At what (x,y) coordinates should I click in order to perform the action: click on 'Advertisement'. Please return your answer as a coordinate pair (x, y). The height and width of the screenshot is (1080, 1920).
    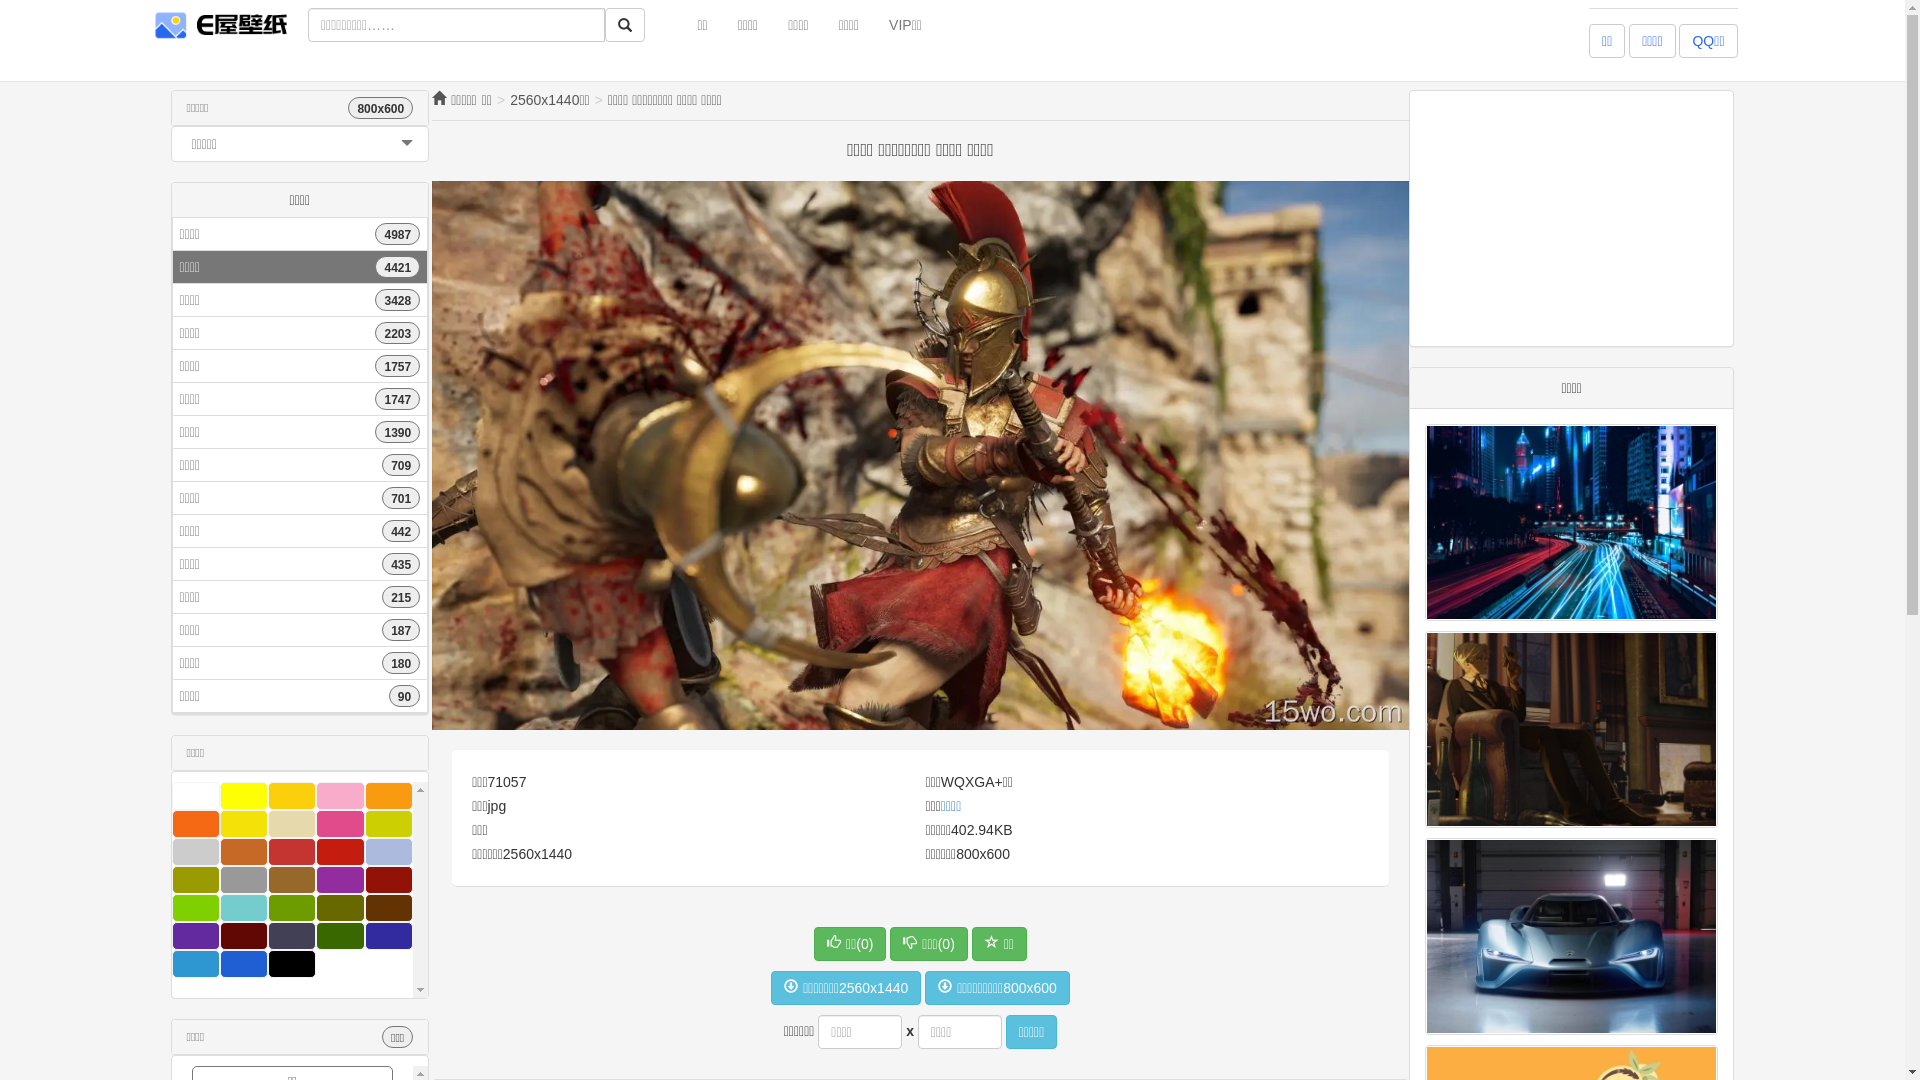
    Looking at the image, I should click on (1559, 216).